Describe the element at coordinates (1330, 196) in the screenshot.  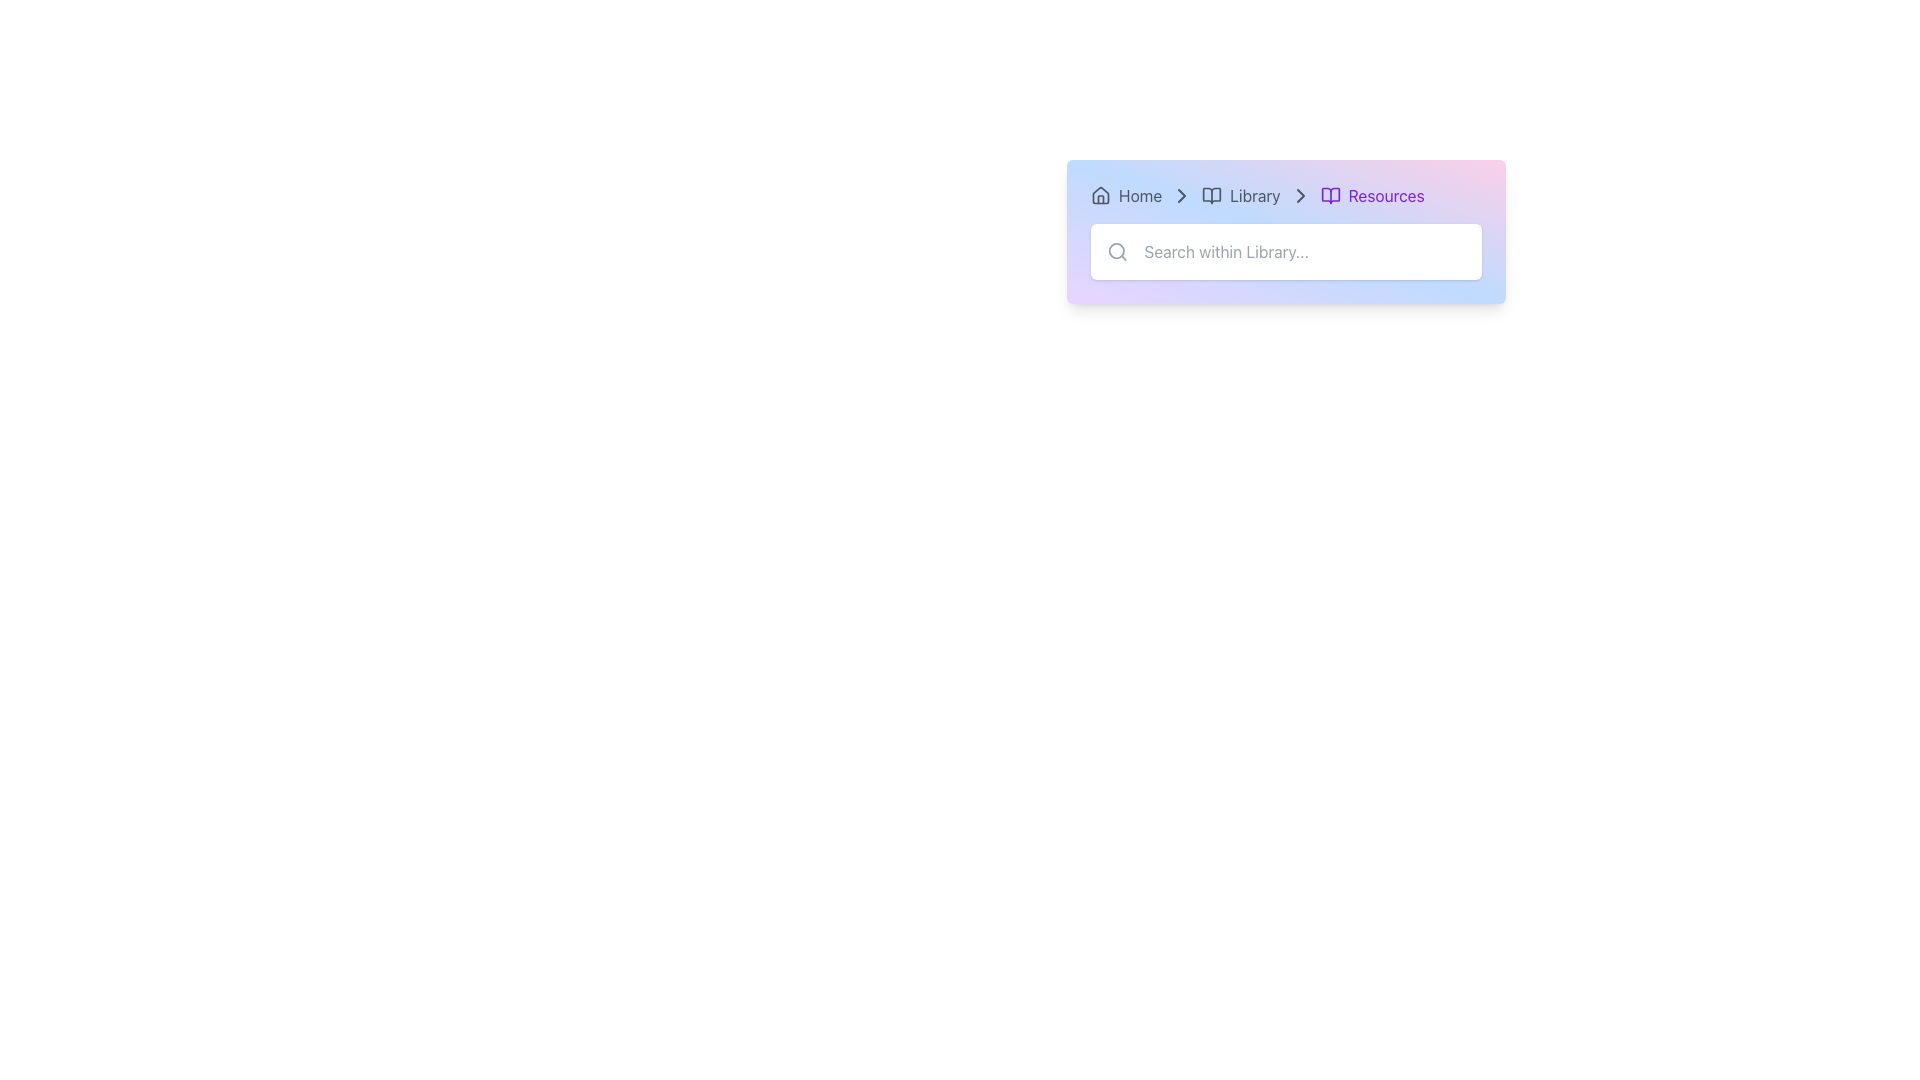
I see `the icon representing the 'Resources' link in the breadcrumb navigation section, which is located directly left of the 'Resources' text` at that location.